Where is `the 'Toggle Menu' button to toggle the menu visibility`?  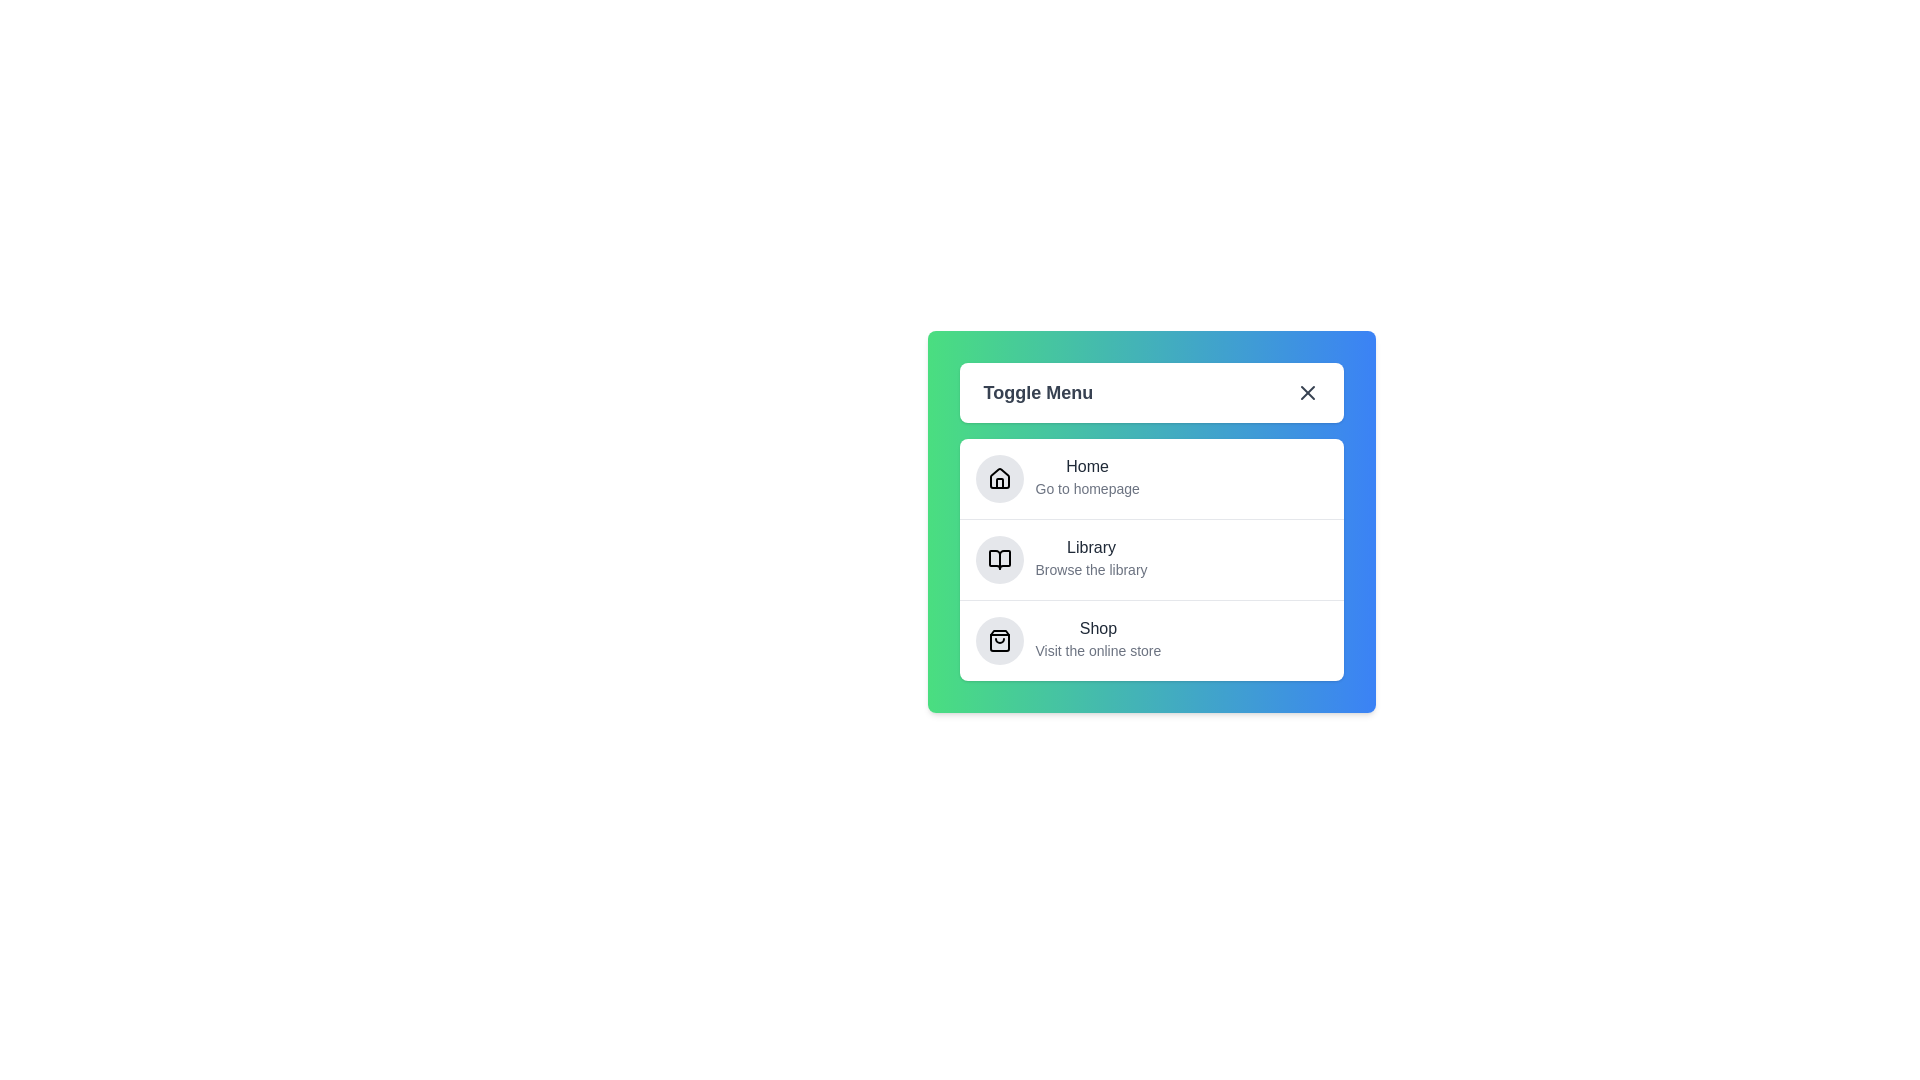
the 'Toggle Menu' button to toggle the menu visibility is located at coordinates (1151, 393).